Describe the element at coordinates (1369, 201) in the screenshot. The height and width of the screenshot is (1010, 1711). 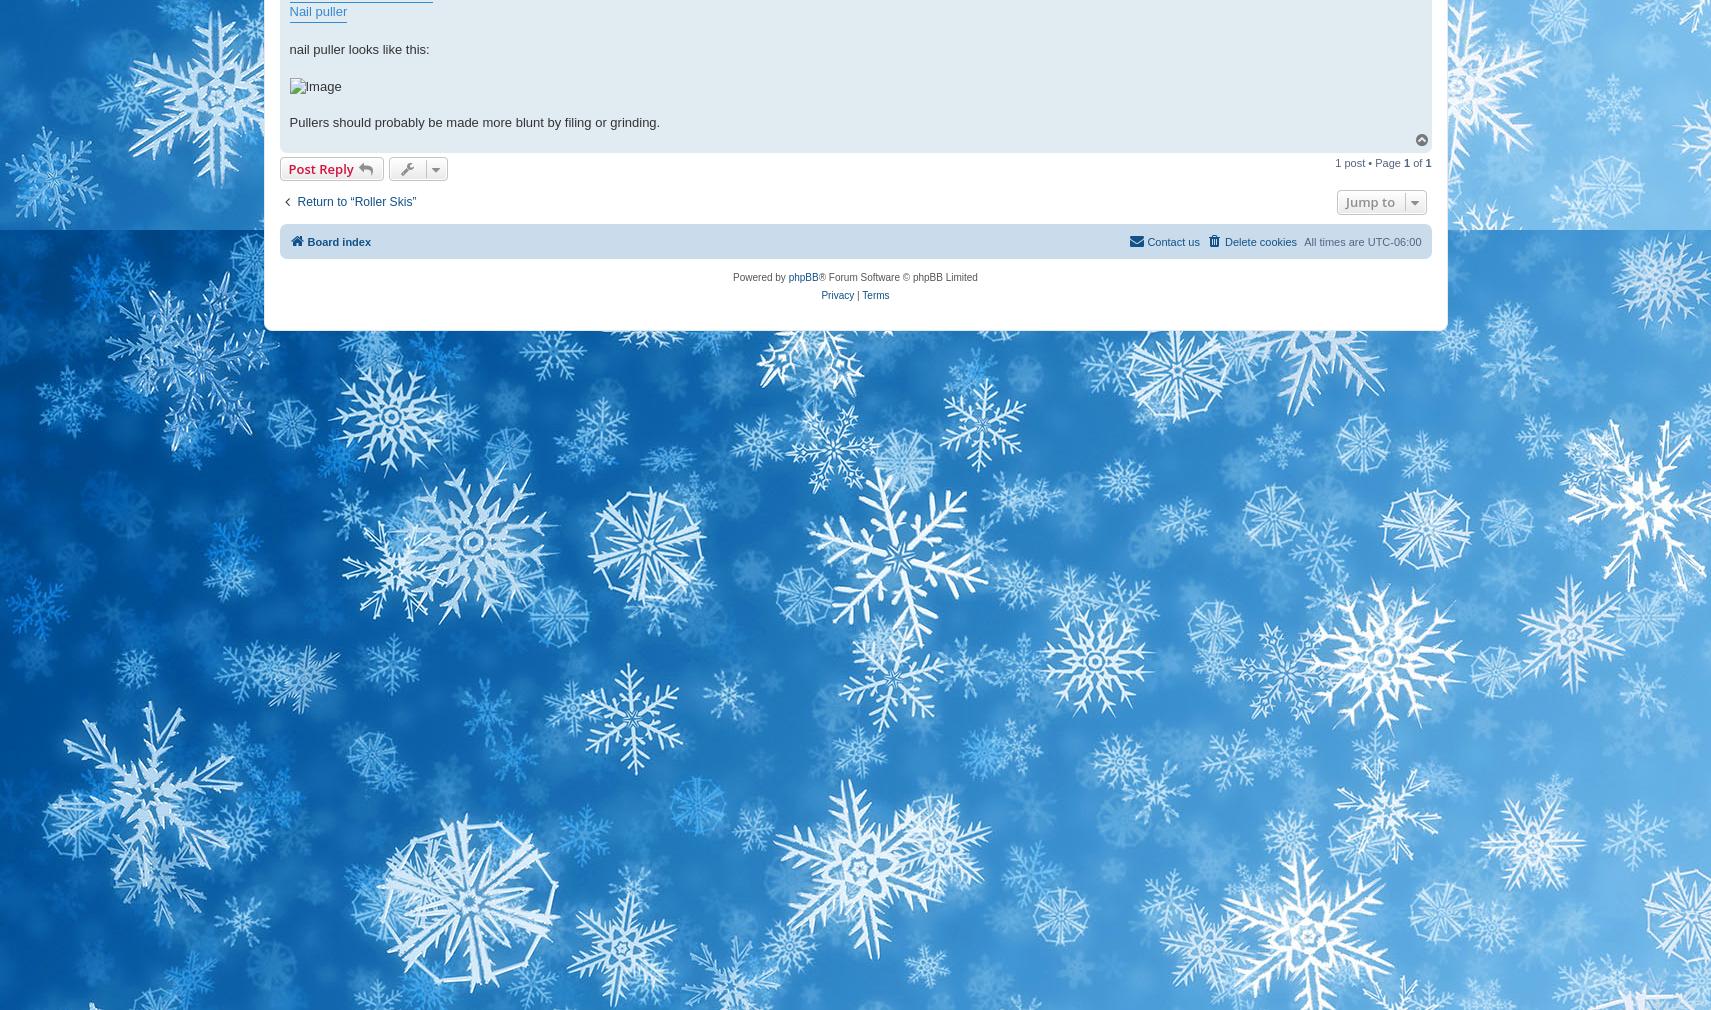
I see `'Jump to'` at that location.